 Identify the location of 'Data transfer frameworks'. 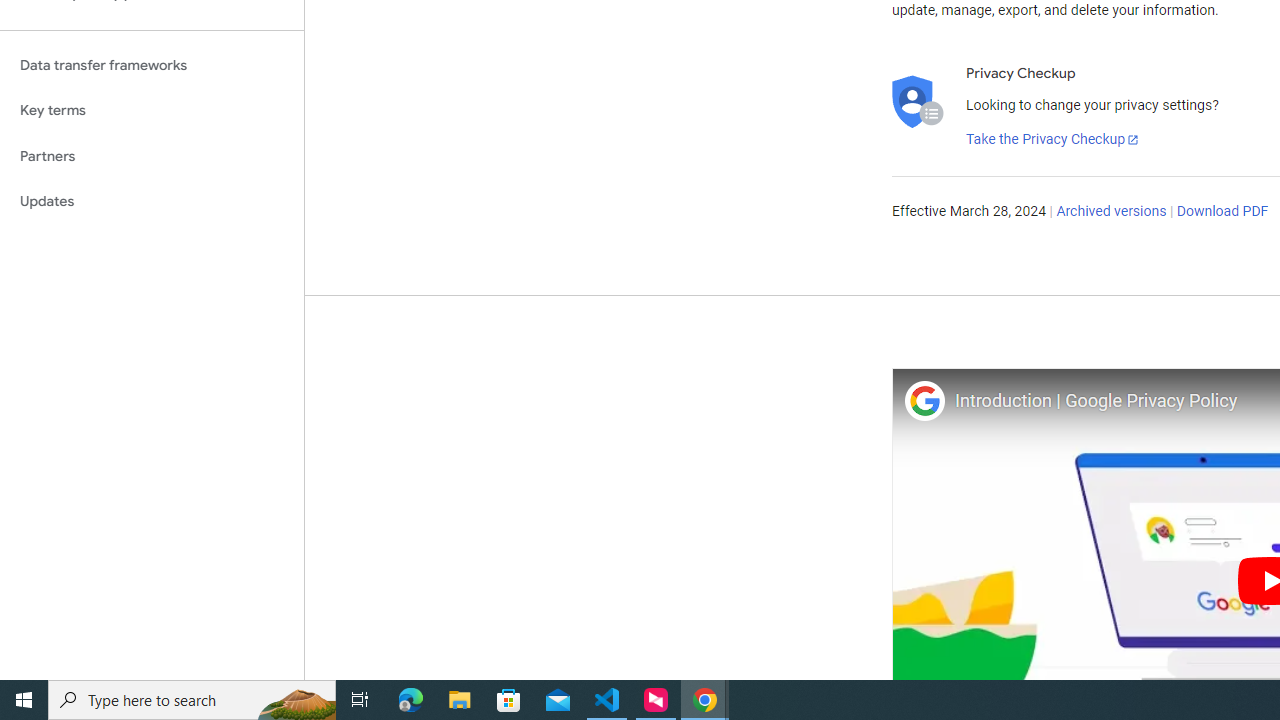
(151, 64).